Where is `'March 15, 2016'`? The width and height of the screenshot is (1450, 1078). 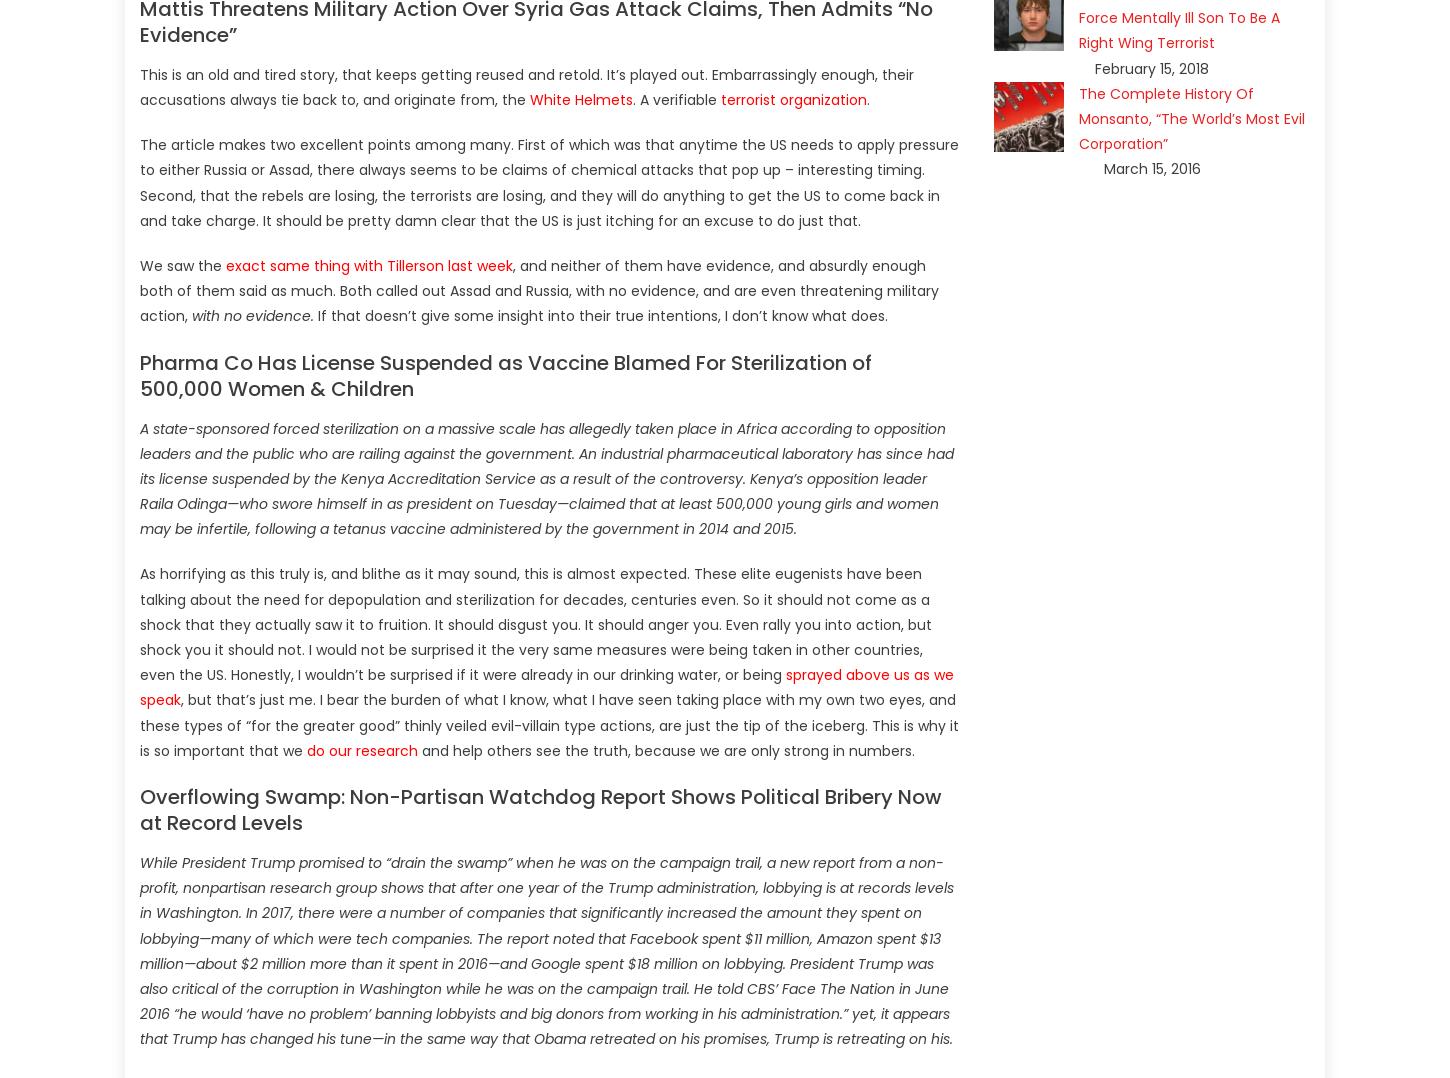
'March 15, 2016' is located at coordinates (1150, 168).